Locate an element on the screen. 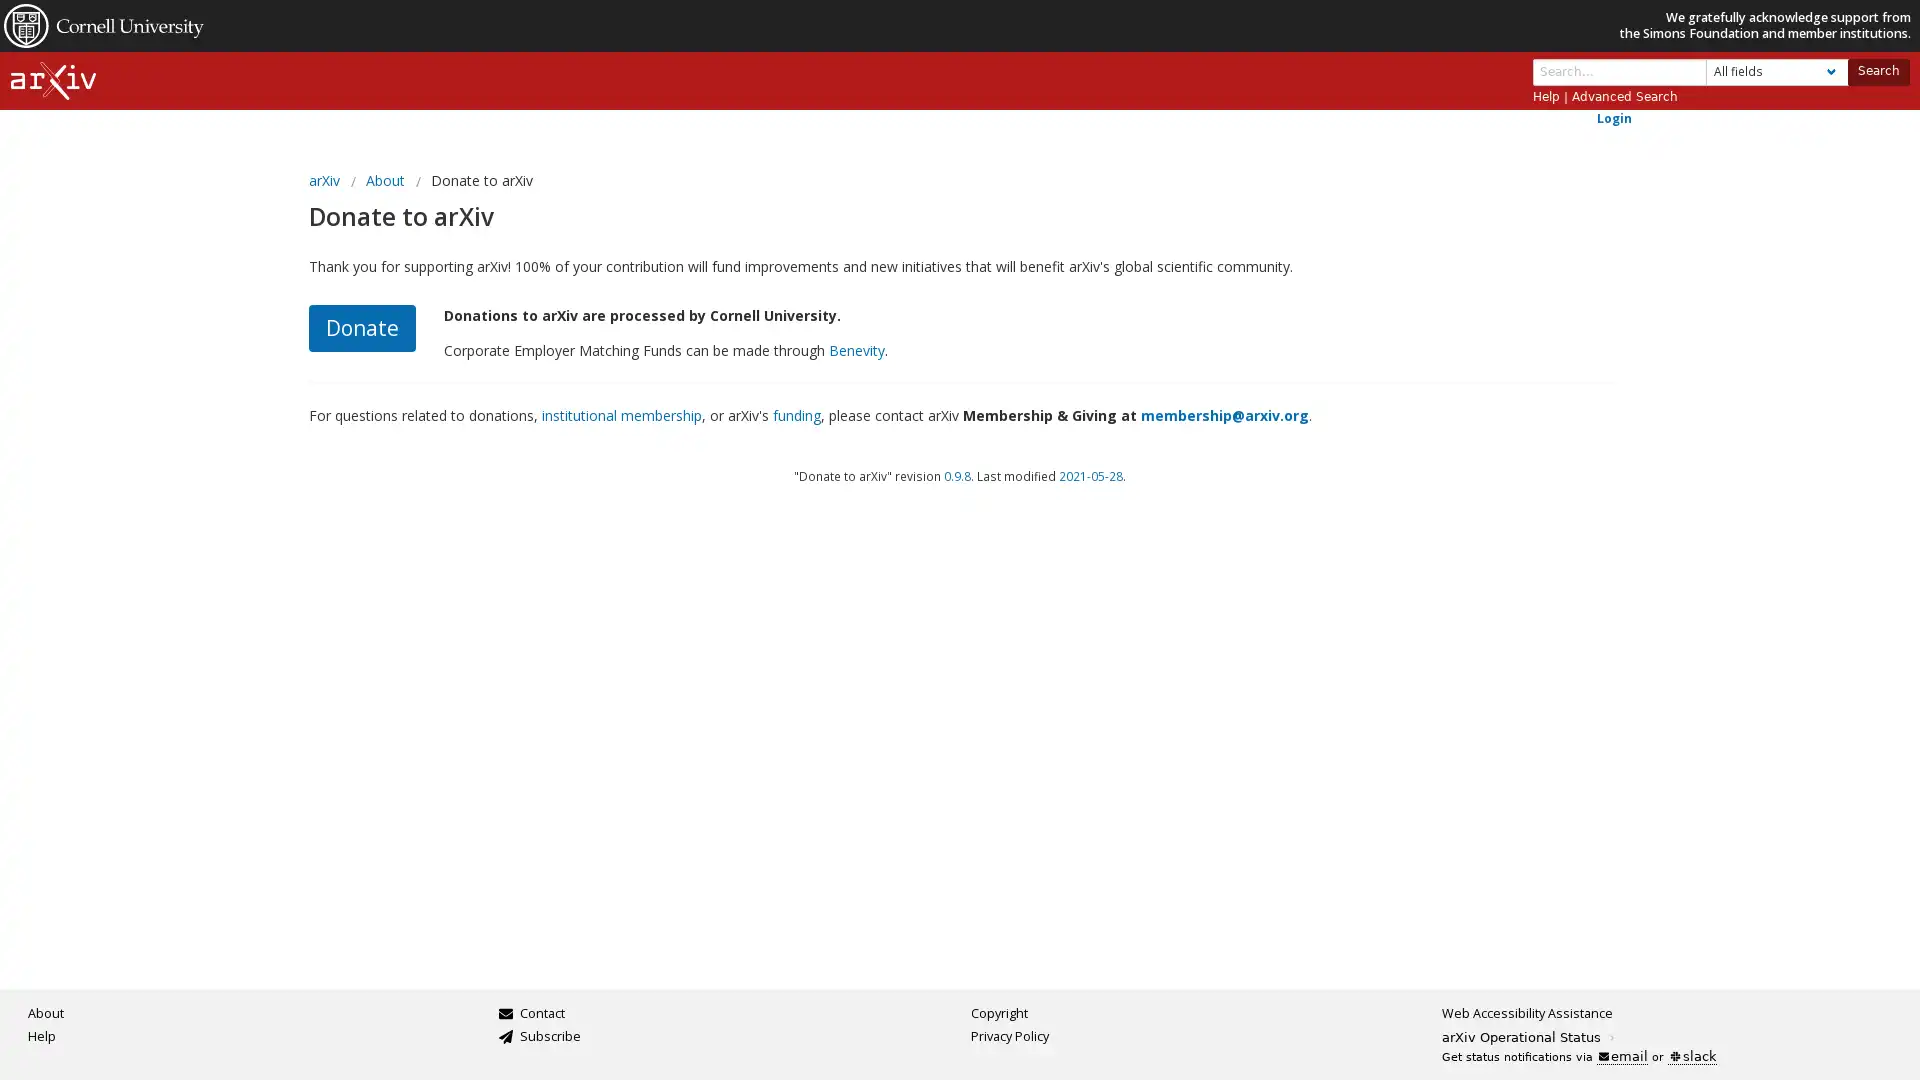 The width and height of the screenshot is (1920, 1080). Search is located at coordinates (1876, 70).